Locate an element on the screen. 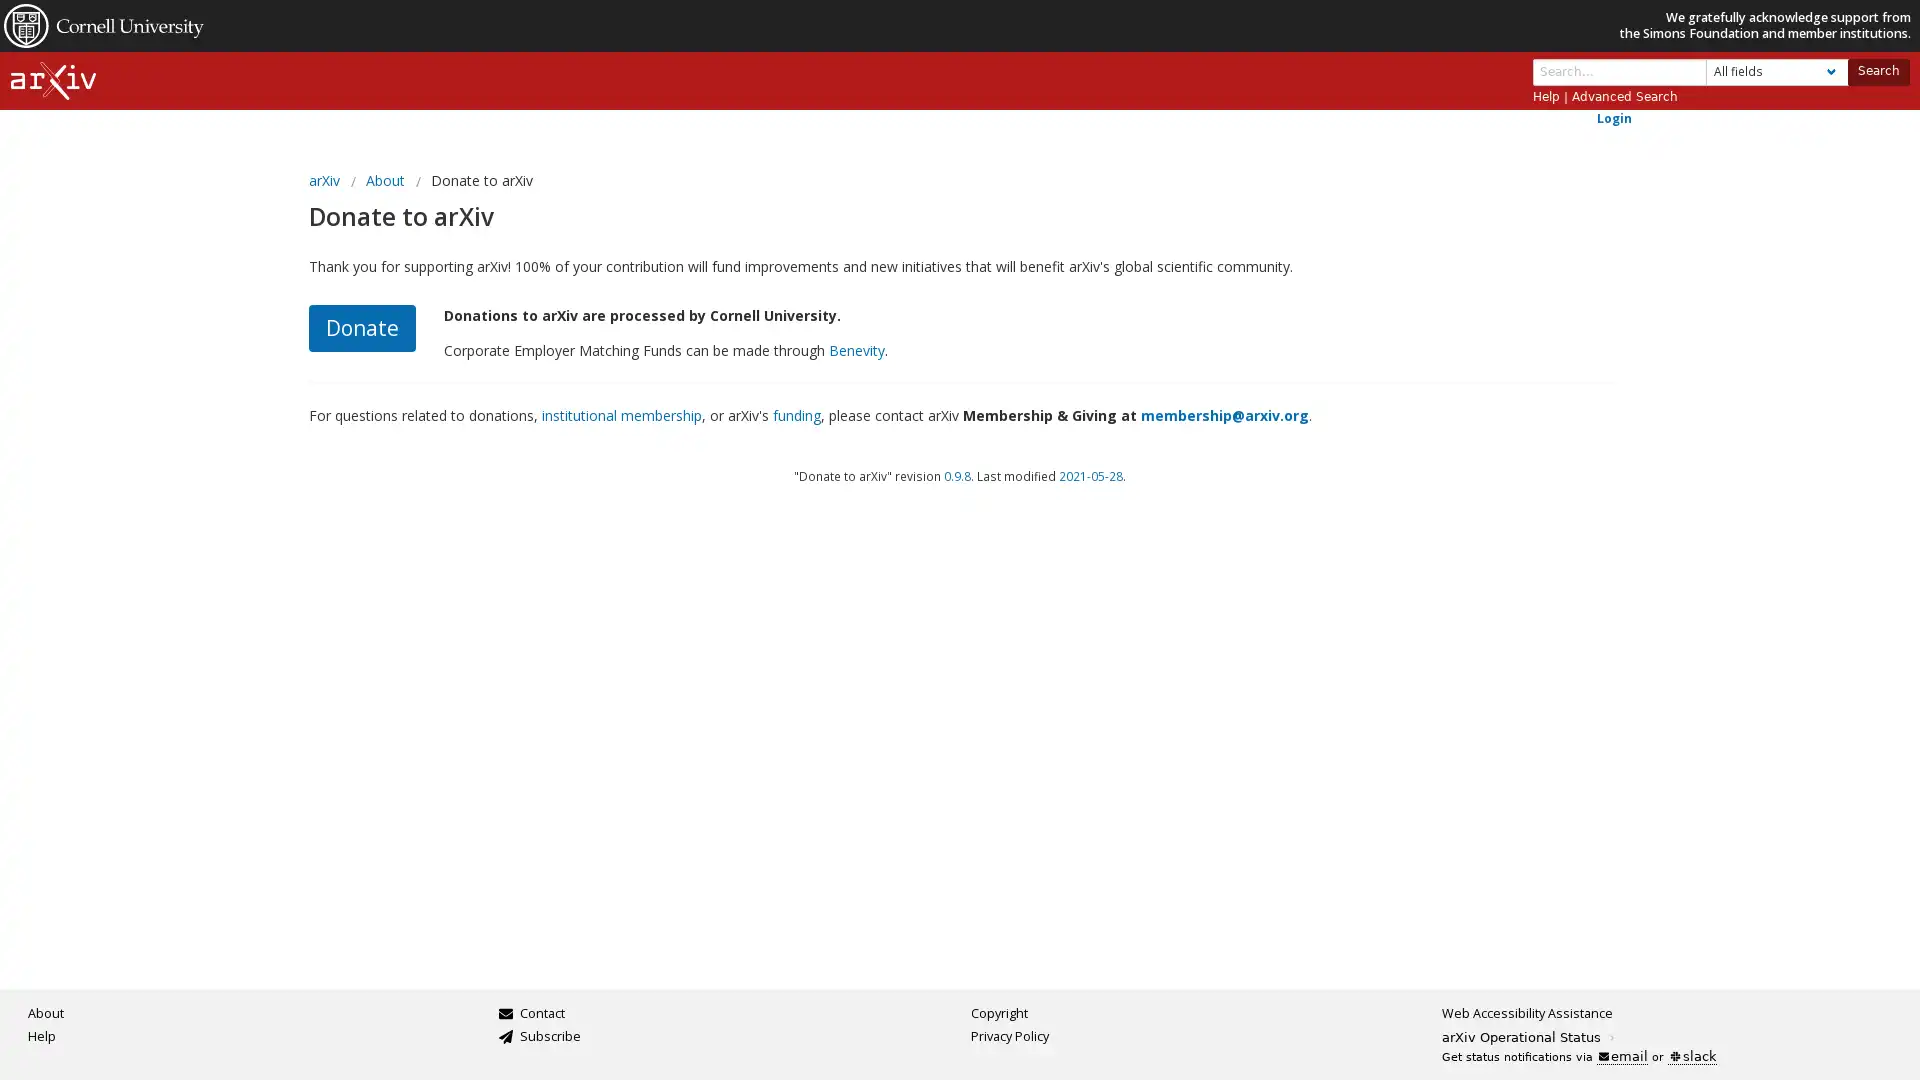 The width and height of the screenshot is (1920, 1080). Search is located at coordinates (1876, 70).